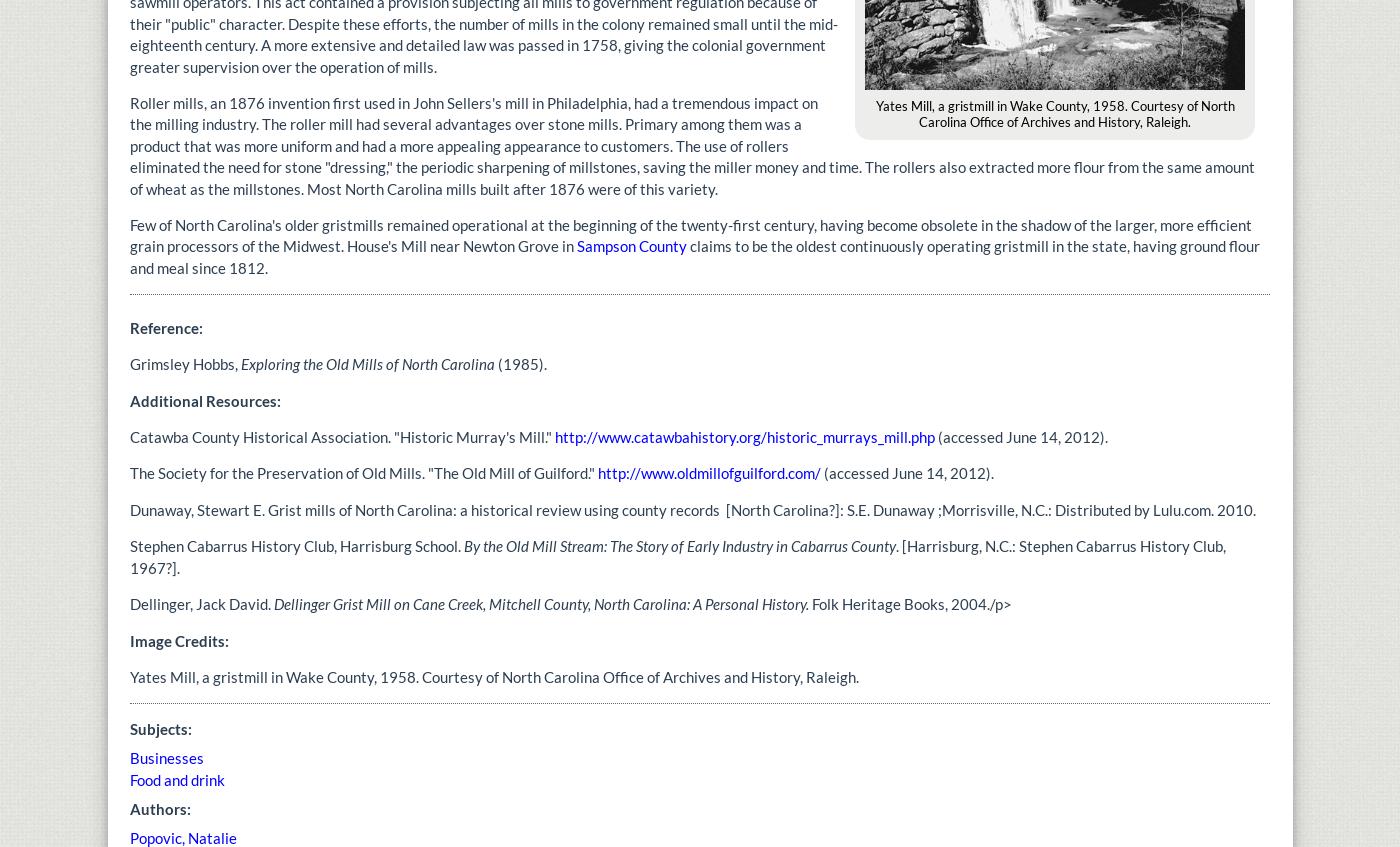 Image resolution: width=1400 pixels, height=847 pixels. Describe the element at coordinates (162, 728) in the screenshot. I see `'Subjects:'` at that location.